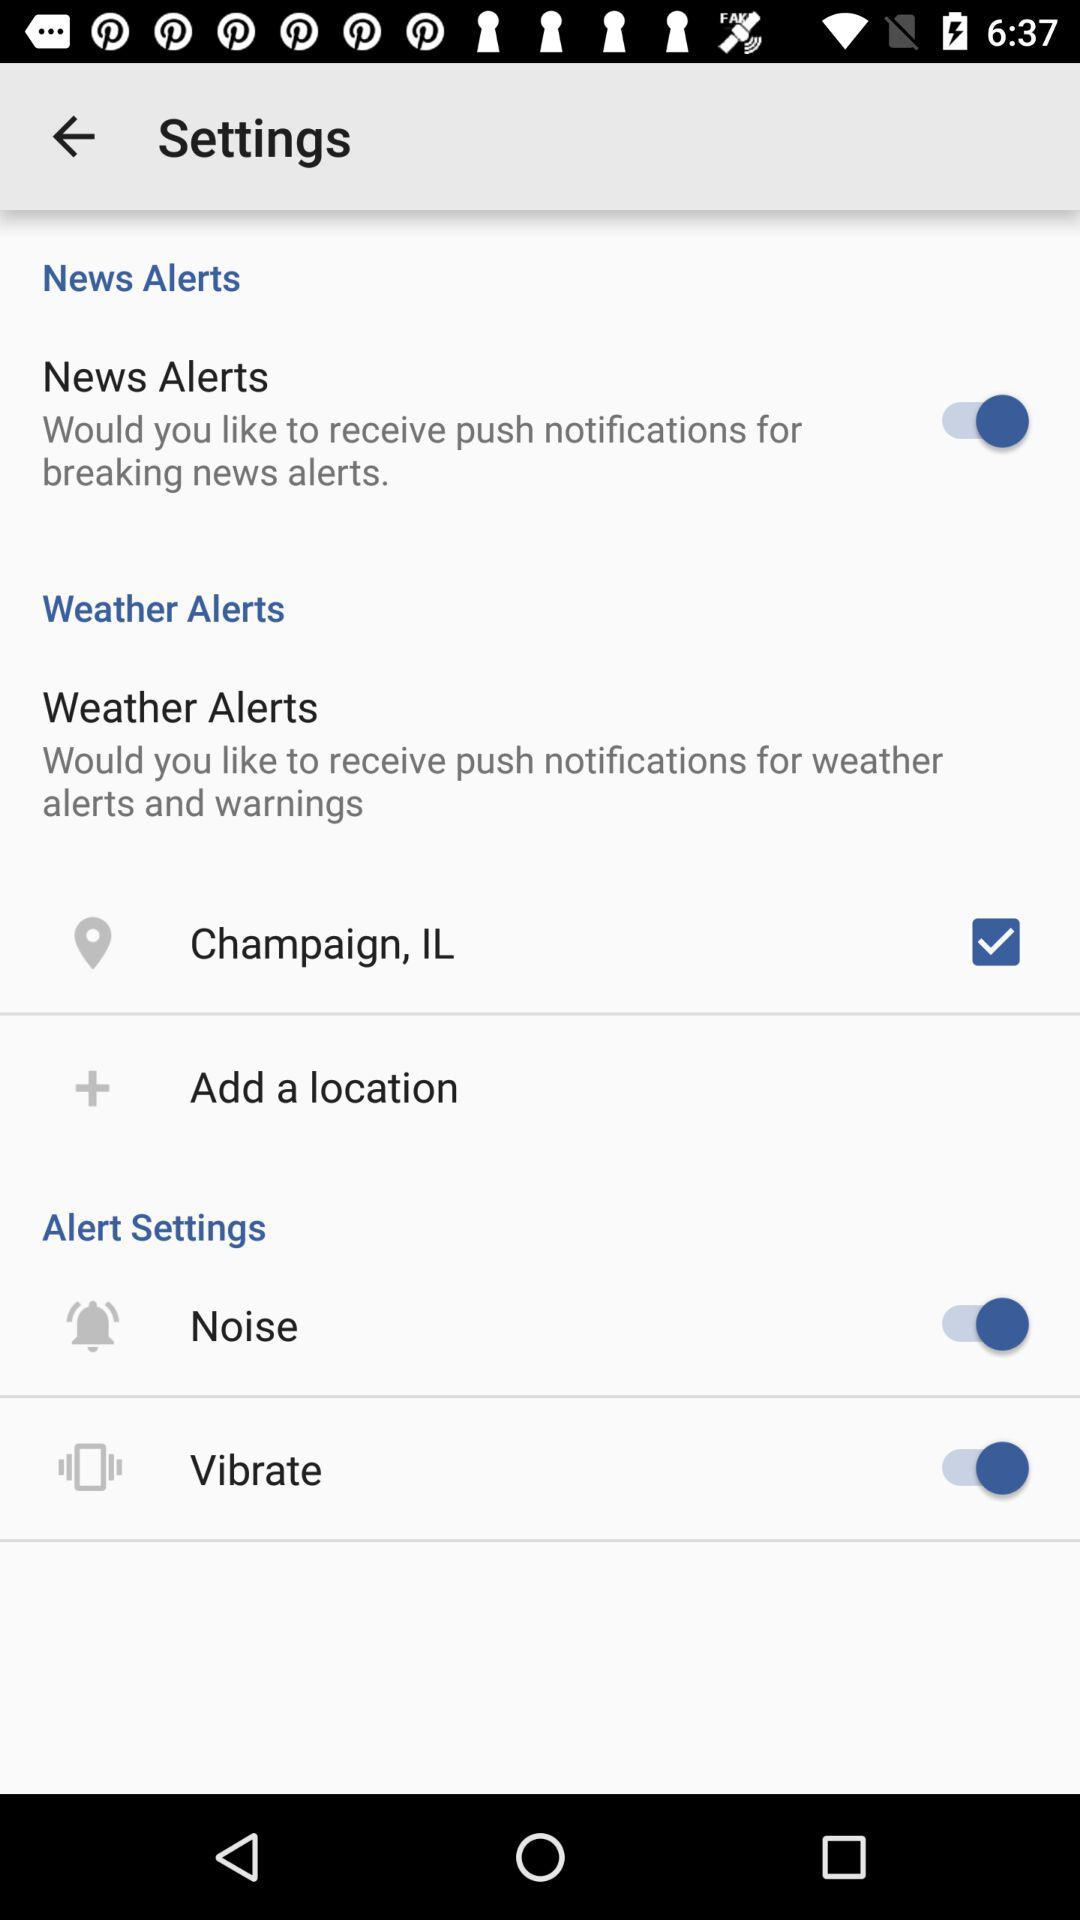 This screenshot has width=1080, height=1920. Describe the element at coordinates (540, 1204) in the screenshot. I see `the alert settings icon` at that location.